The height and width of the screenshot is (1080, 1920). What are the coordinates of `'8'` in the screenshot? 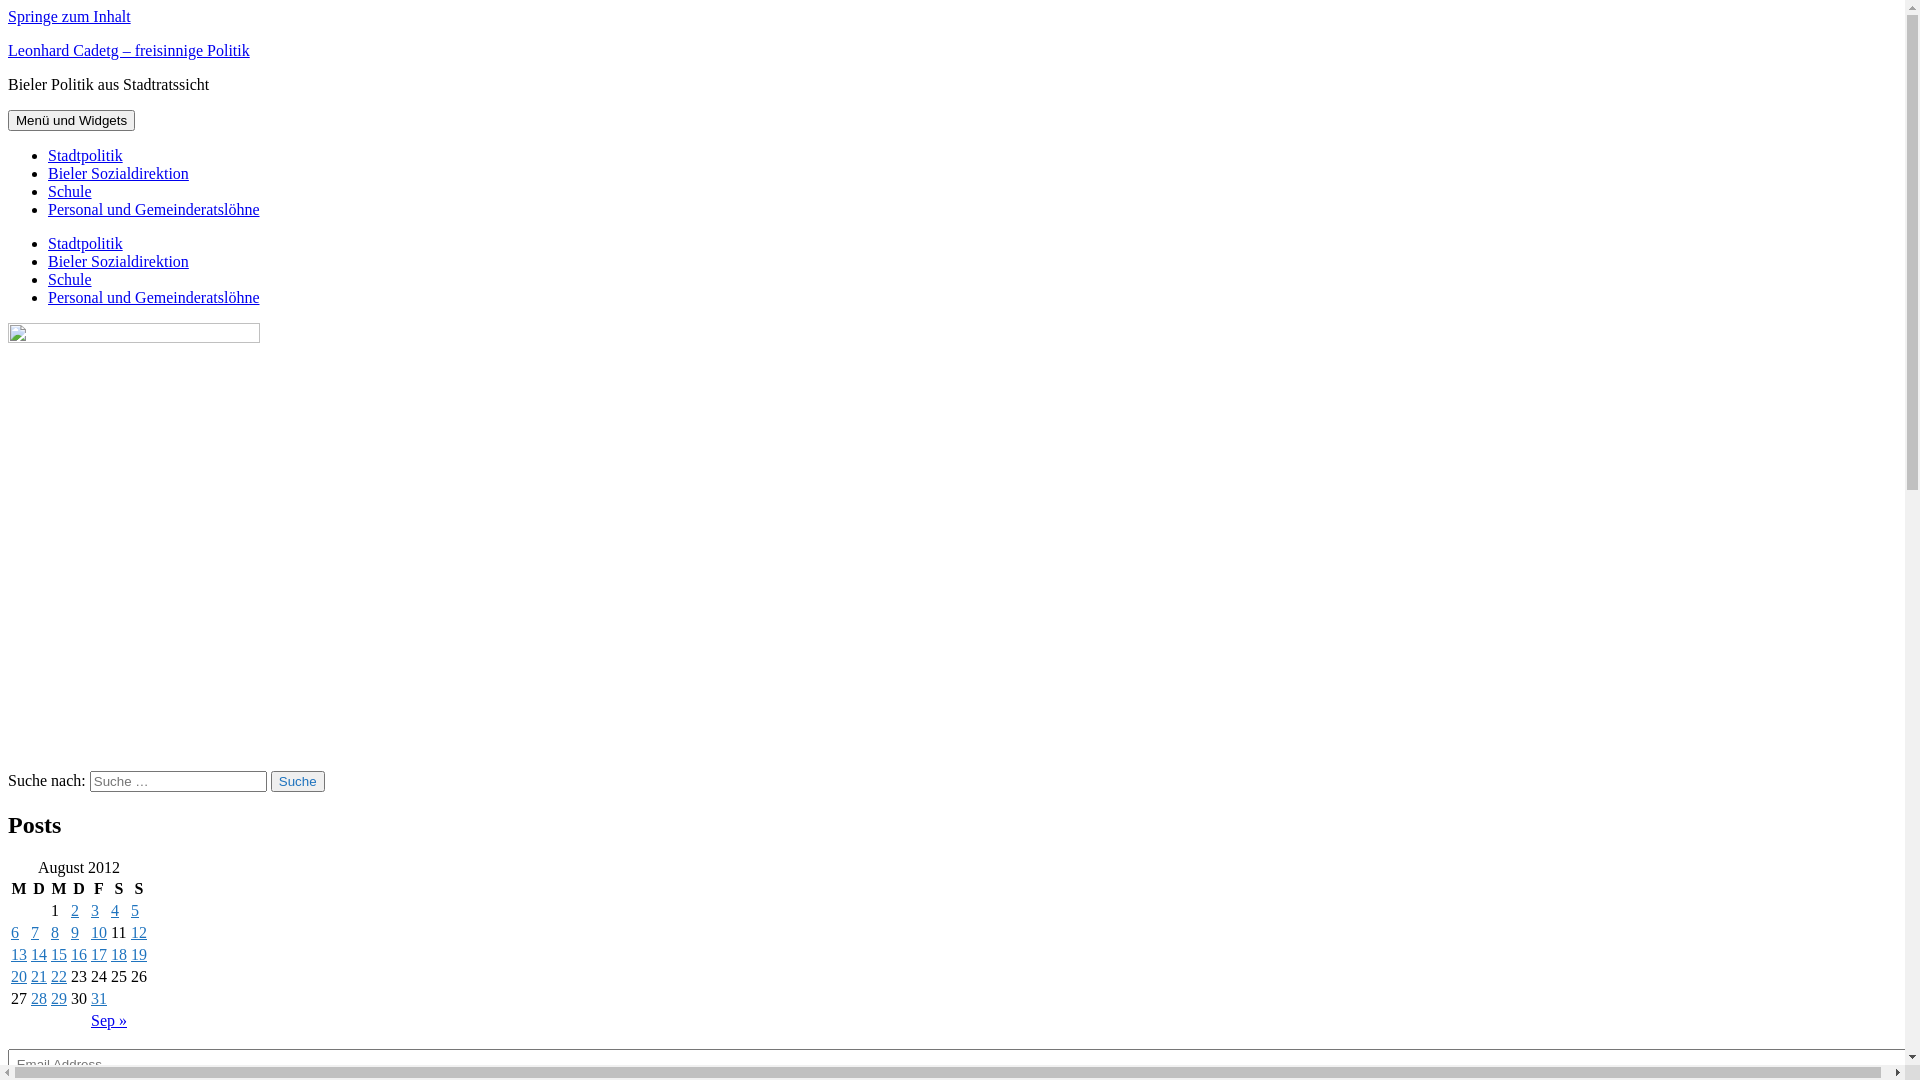 It's located at (54, 932).